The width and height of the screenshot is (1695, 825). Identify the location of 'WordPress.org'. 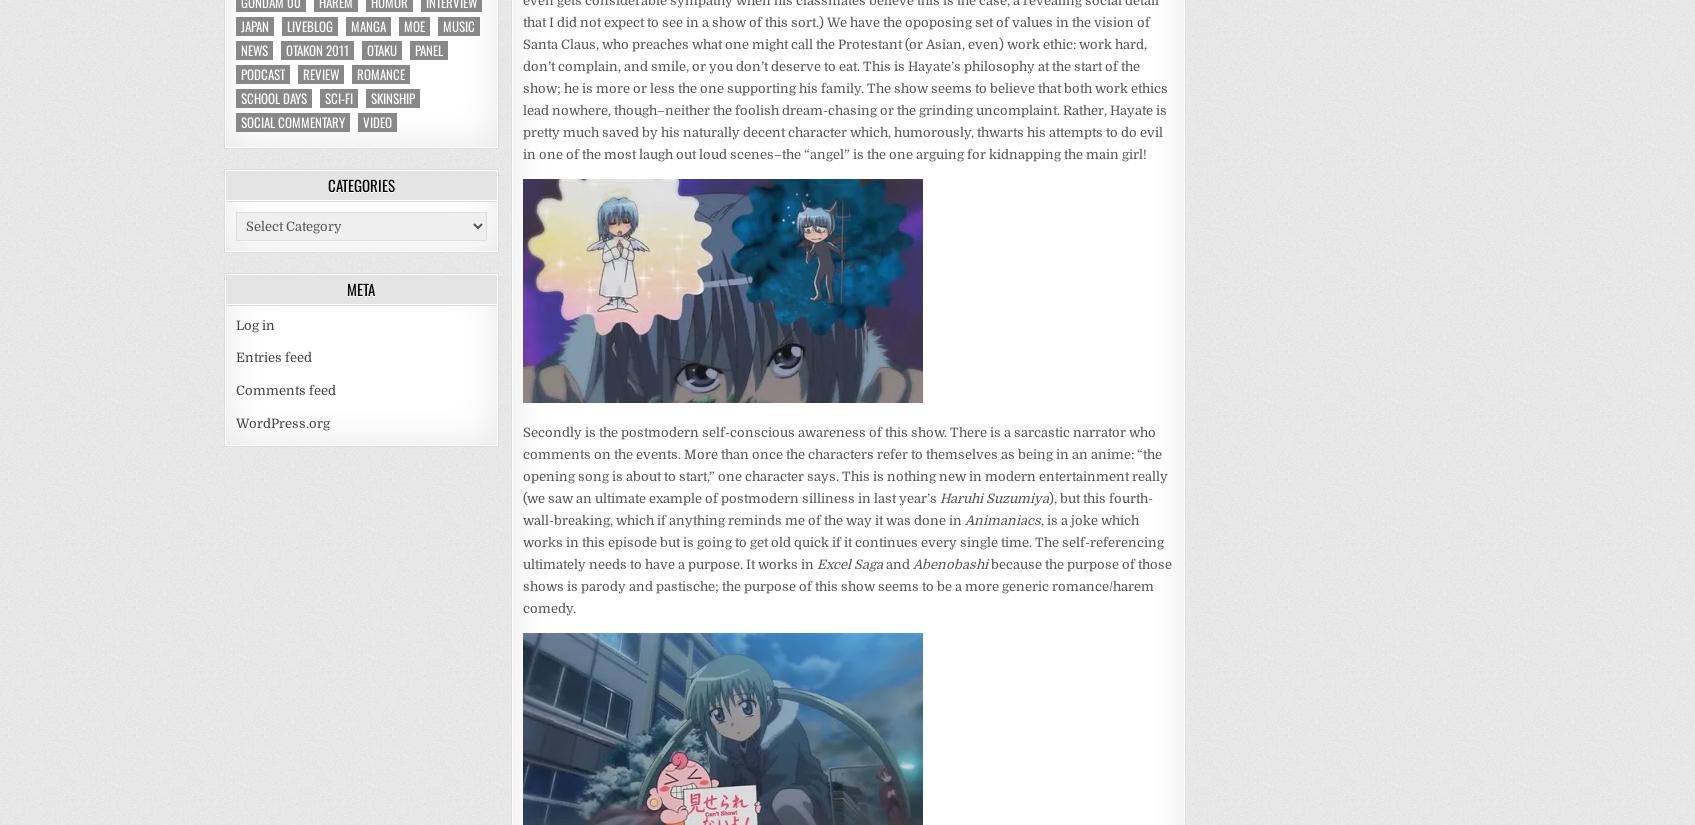
(282, 423).